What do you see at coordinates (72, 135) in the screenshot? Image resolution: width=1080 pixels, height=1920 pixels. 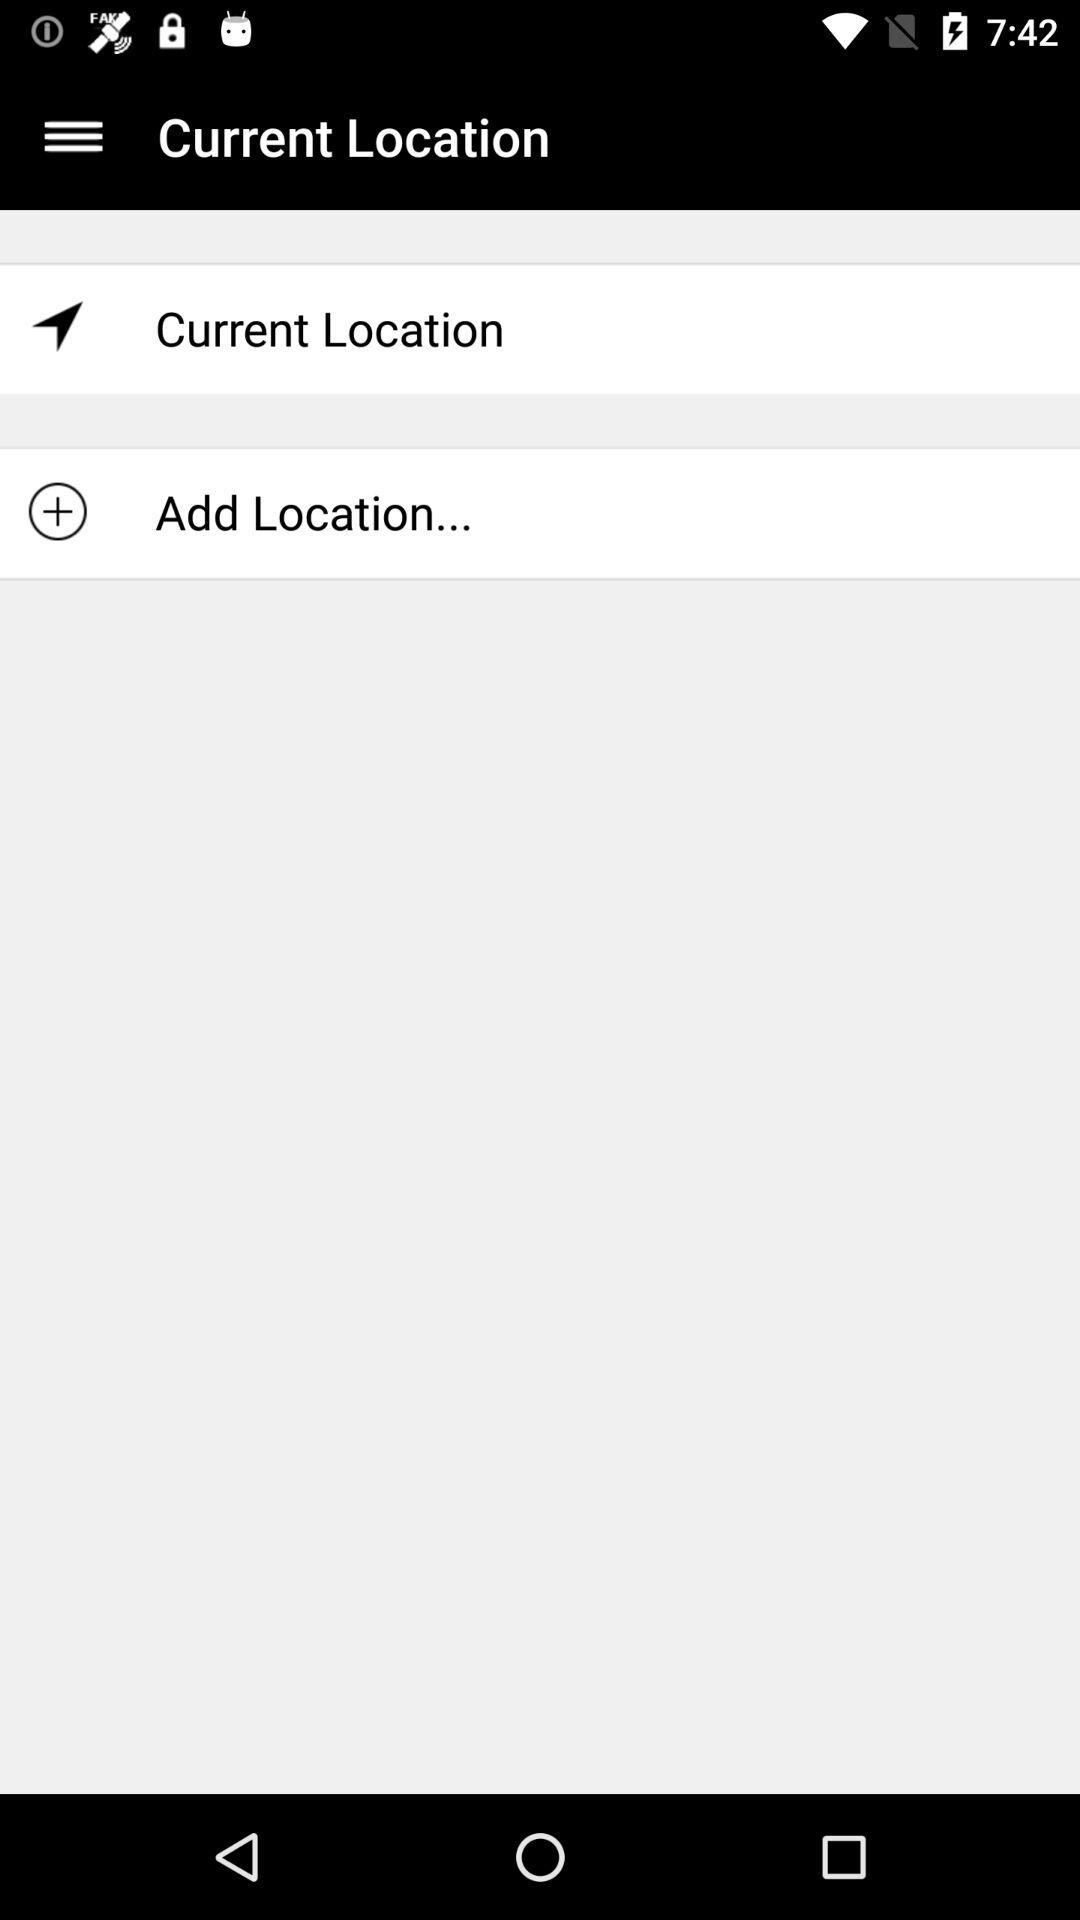 I see `the item to the left of the current location icon` at bounding box center [72, 135].